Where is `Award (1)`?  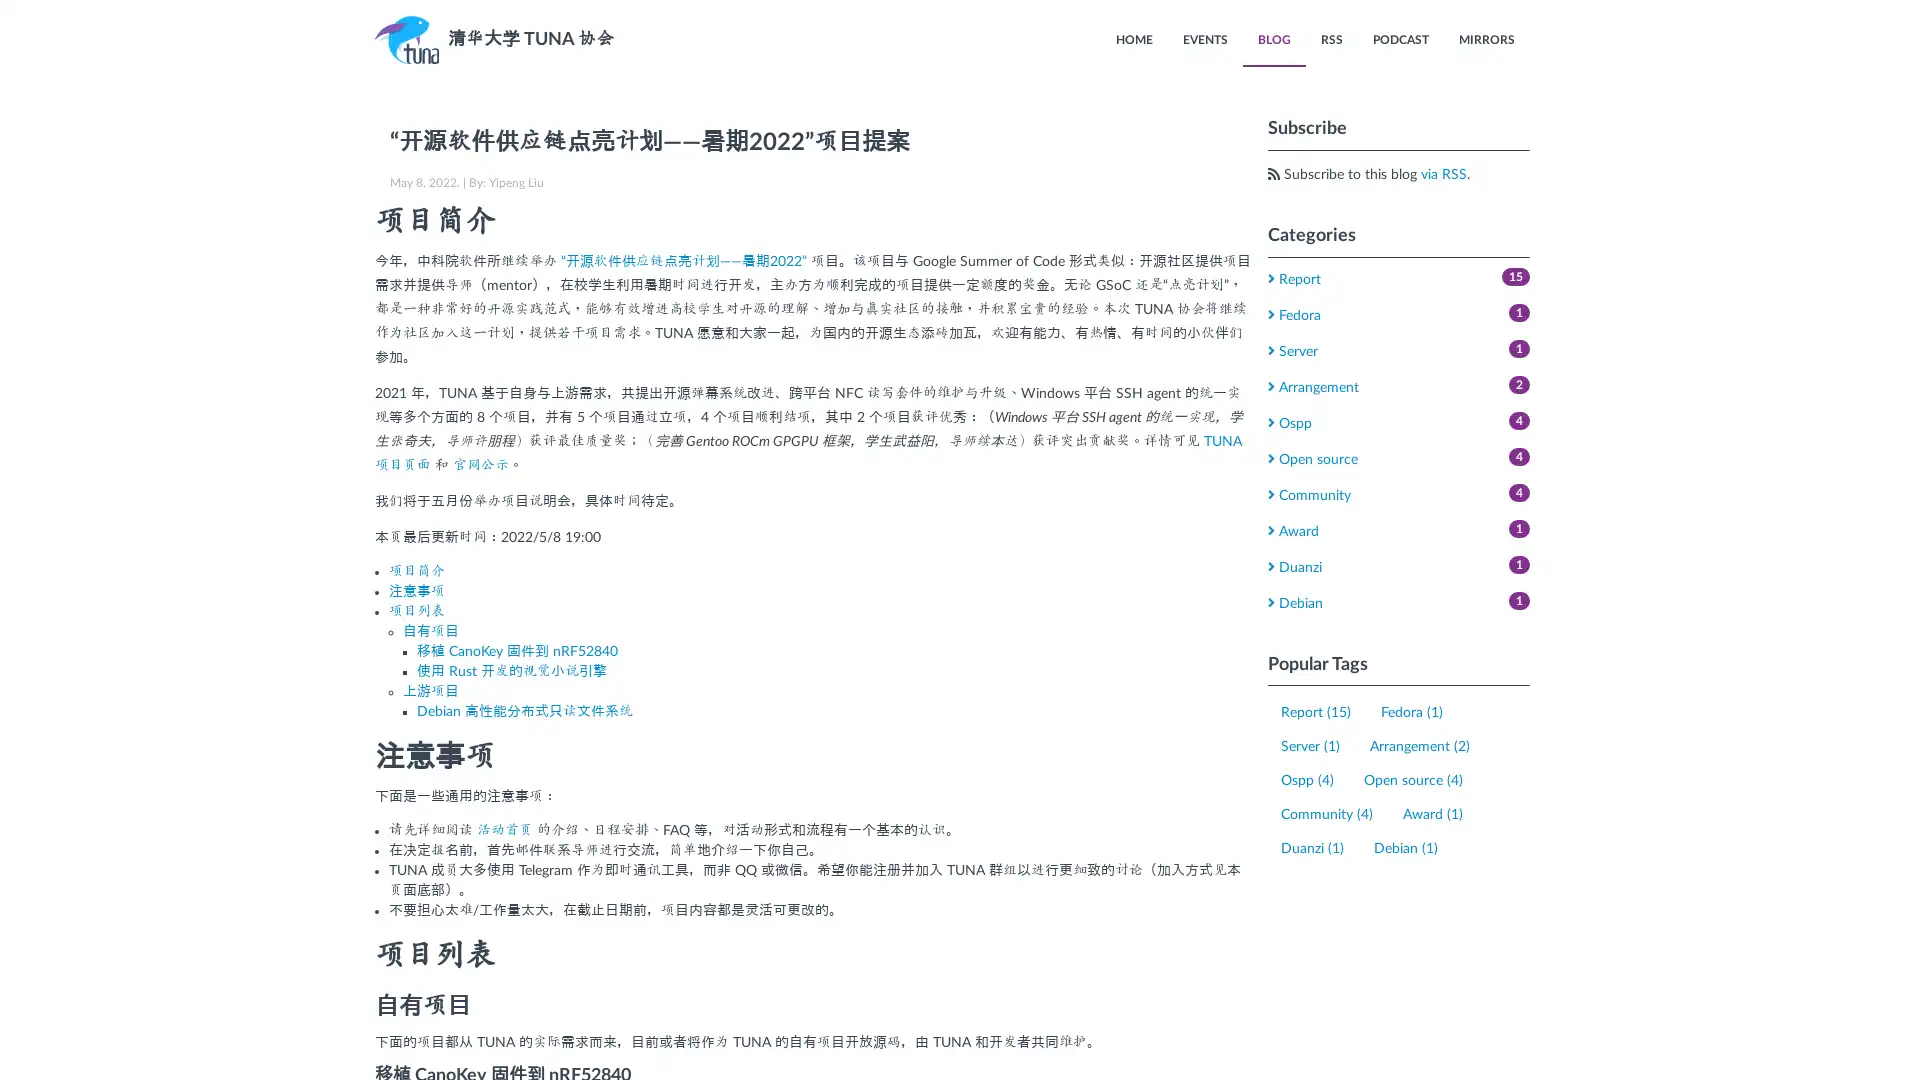 Award (1) is located at coordinates (1430, 814).